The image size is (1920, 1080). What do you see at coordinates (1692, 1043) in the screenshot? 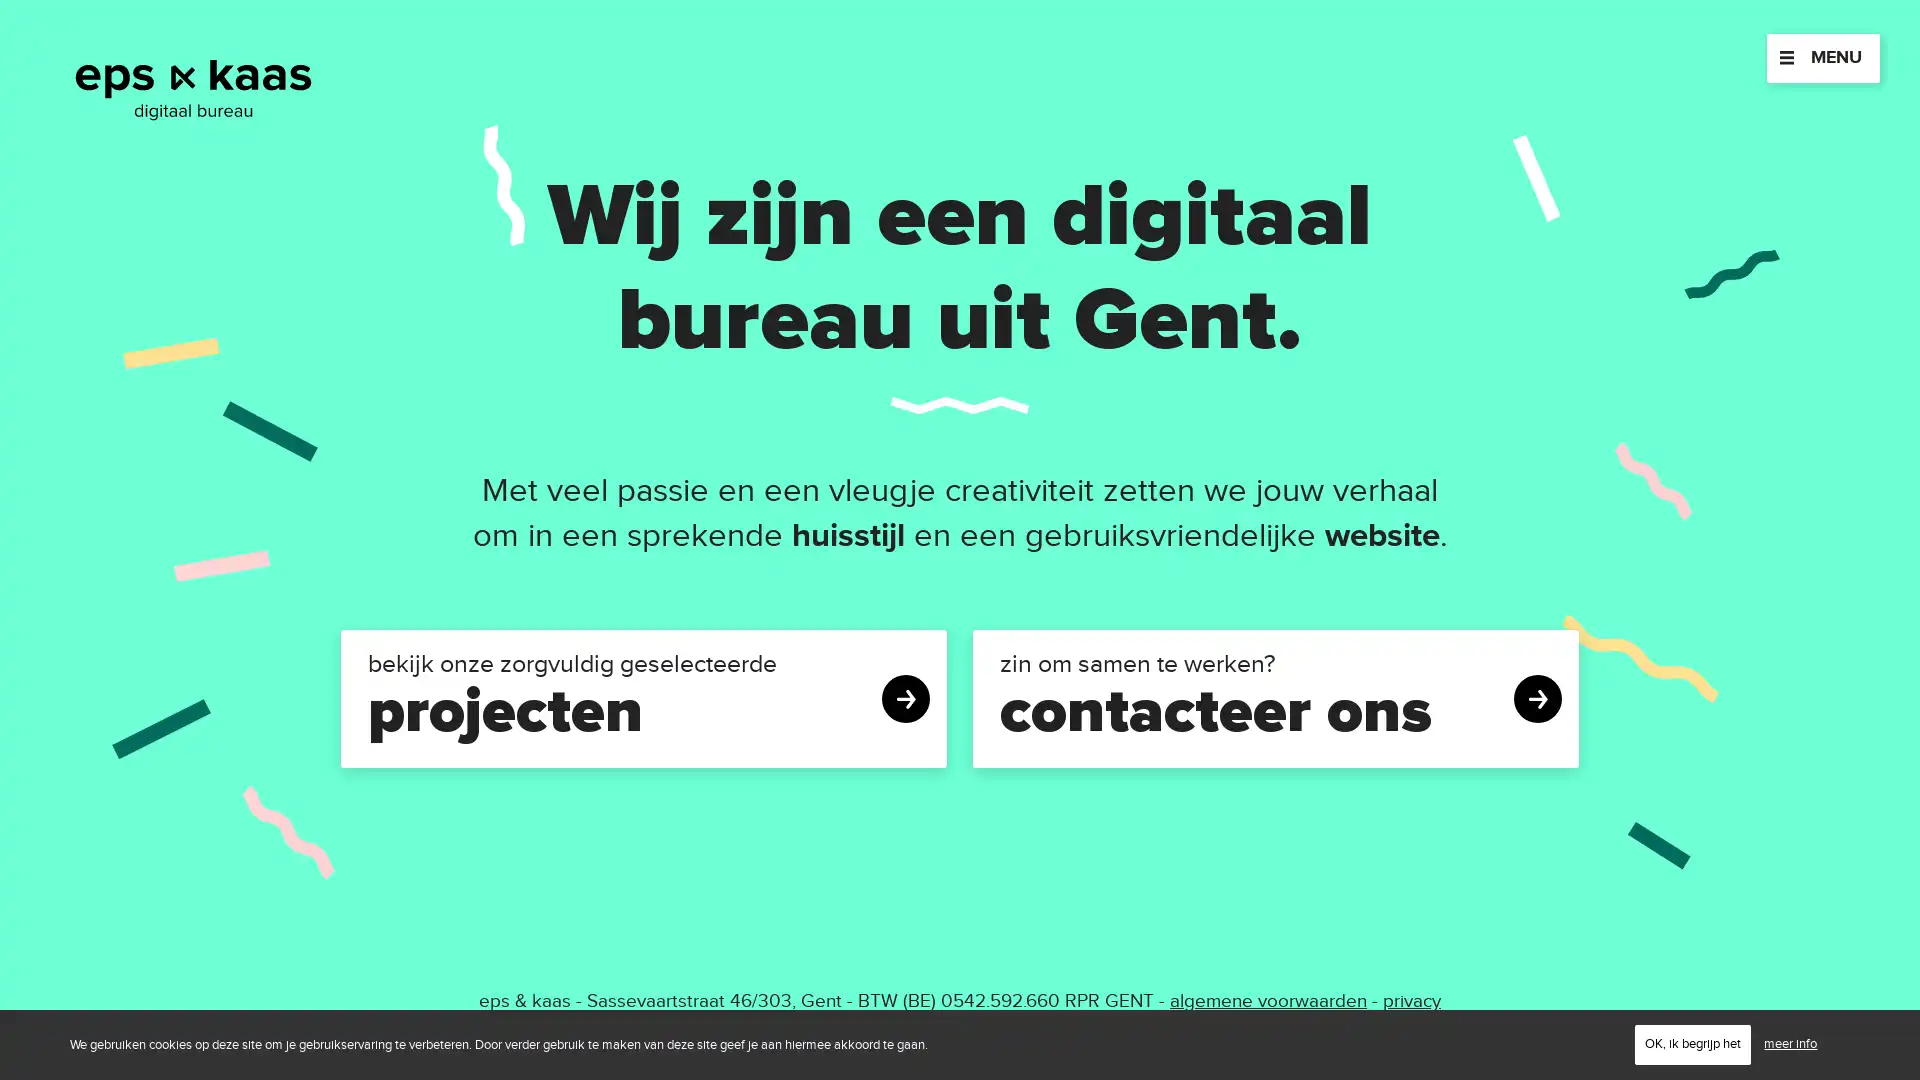
I see `OK, ik begrijp het` at bounding box center [1692, 1043].